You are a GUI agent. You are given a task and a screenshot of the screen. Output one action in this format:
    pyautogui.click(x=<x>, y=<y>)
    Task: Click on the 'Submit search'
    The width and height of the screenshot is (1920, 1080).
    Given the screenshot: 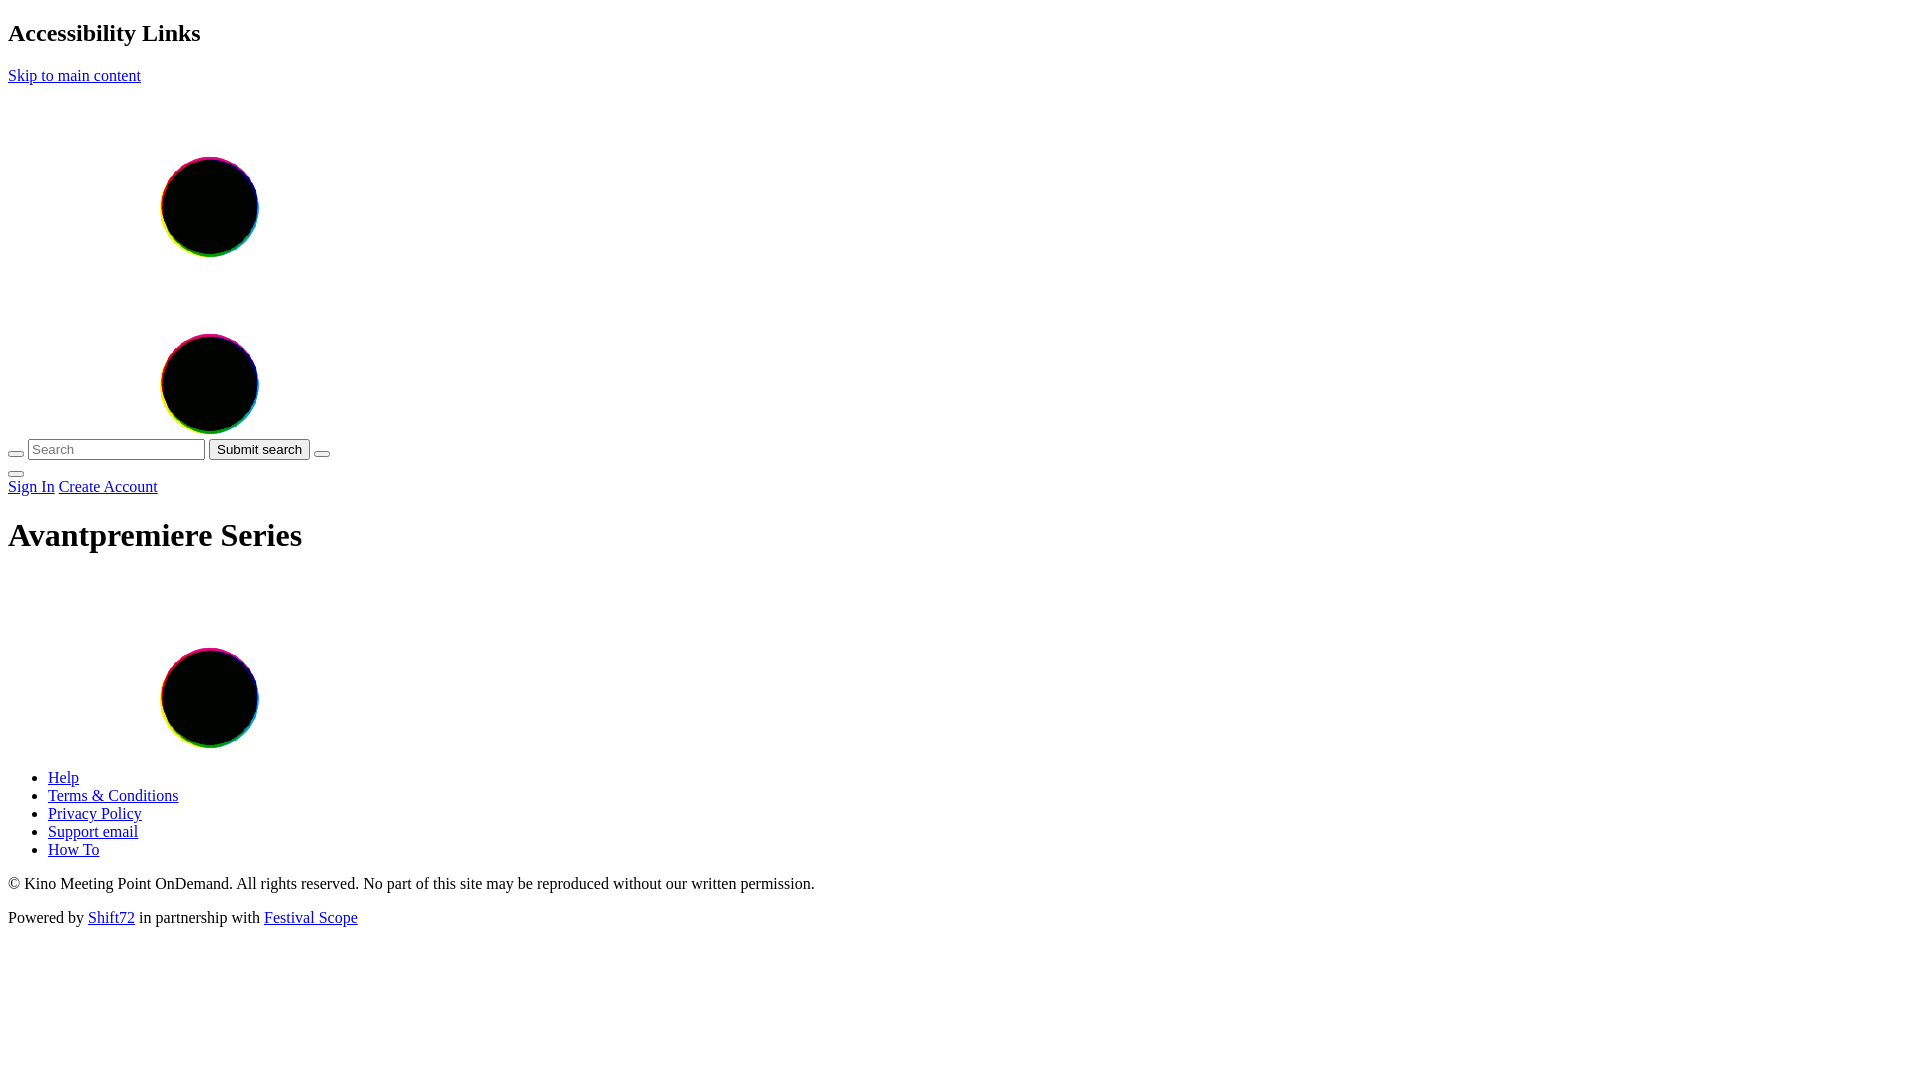 What is the action you would take?
    pyautogui.click(x=258, y=448)
    